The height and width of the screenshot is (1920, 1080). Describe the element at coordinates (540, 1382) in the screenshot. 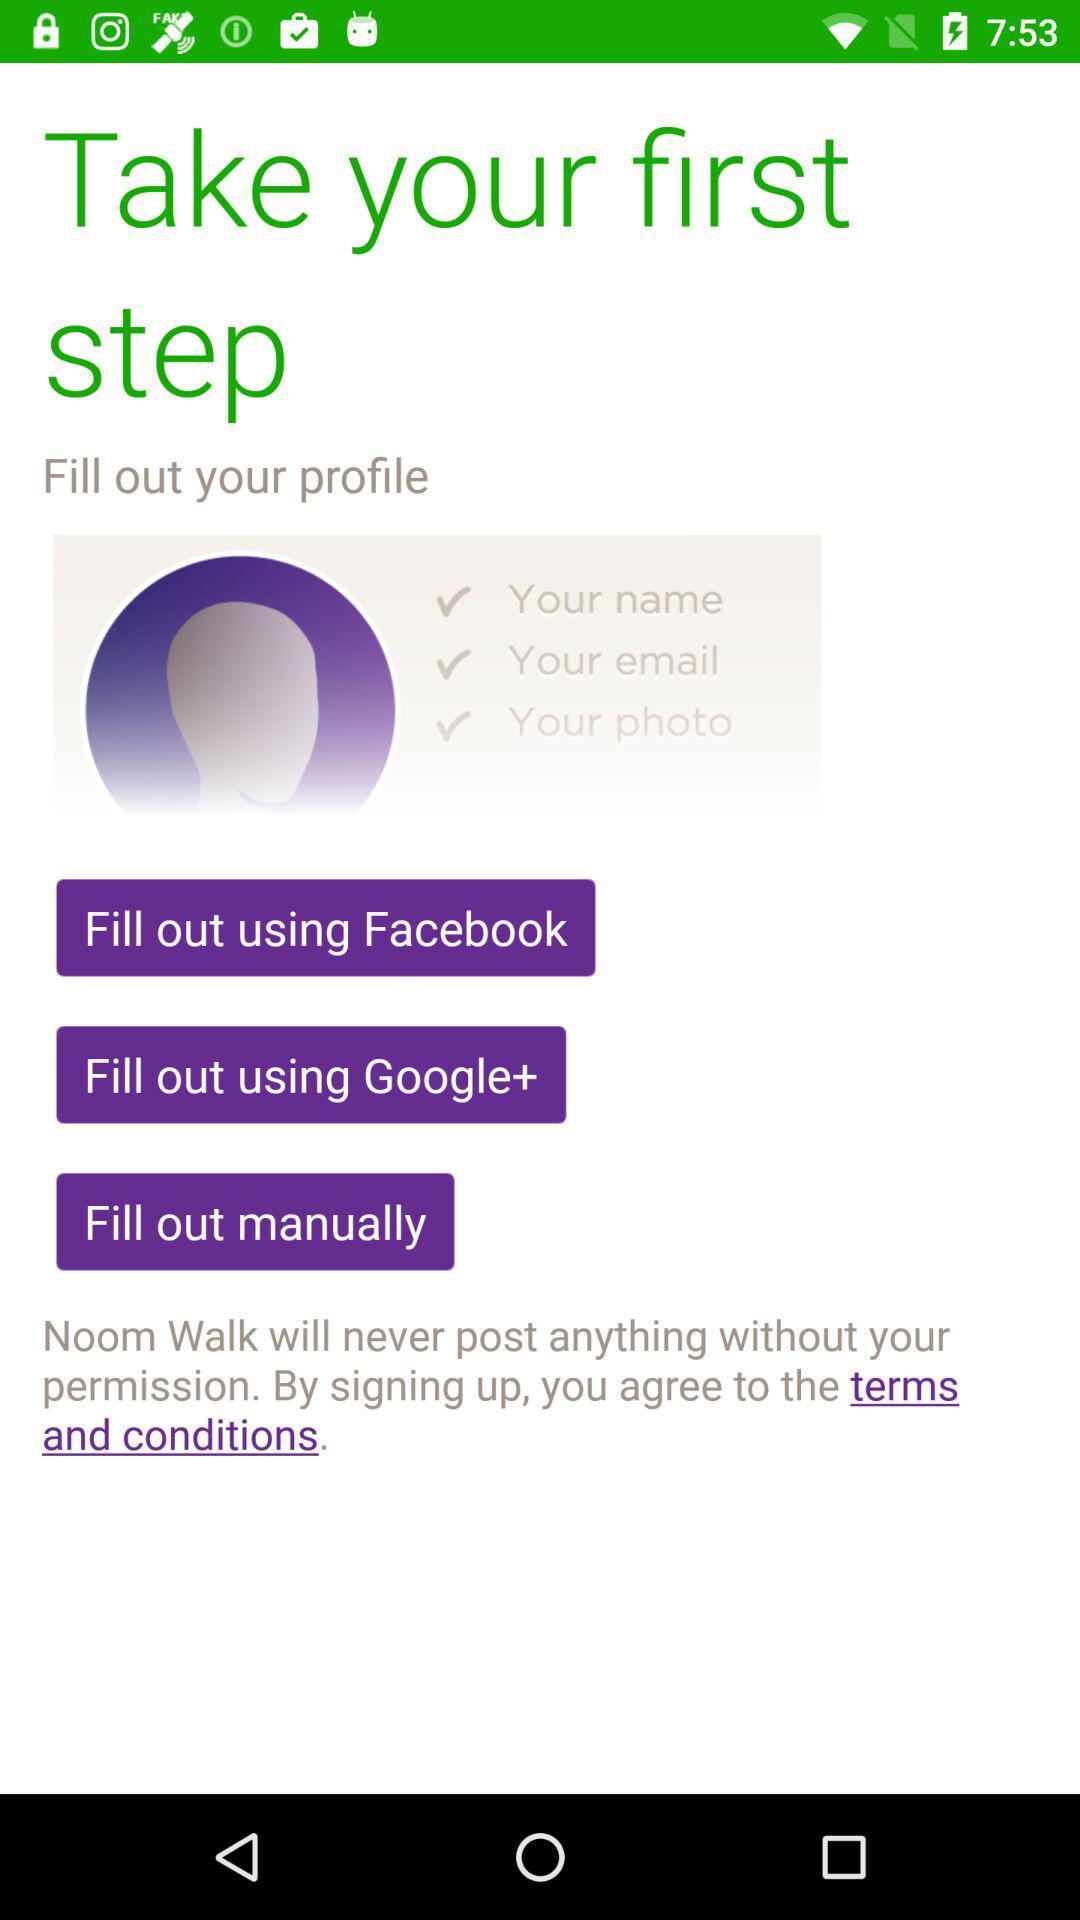

I see `noom walk will` at that location.